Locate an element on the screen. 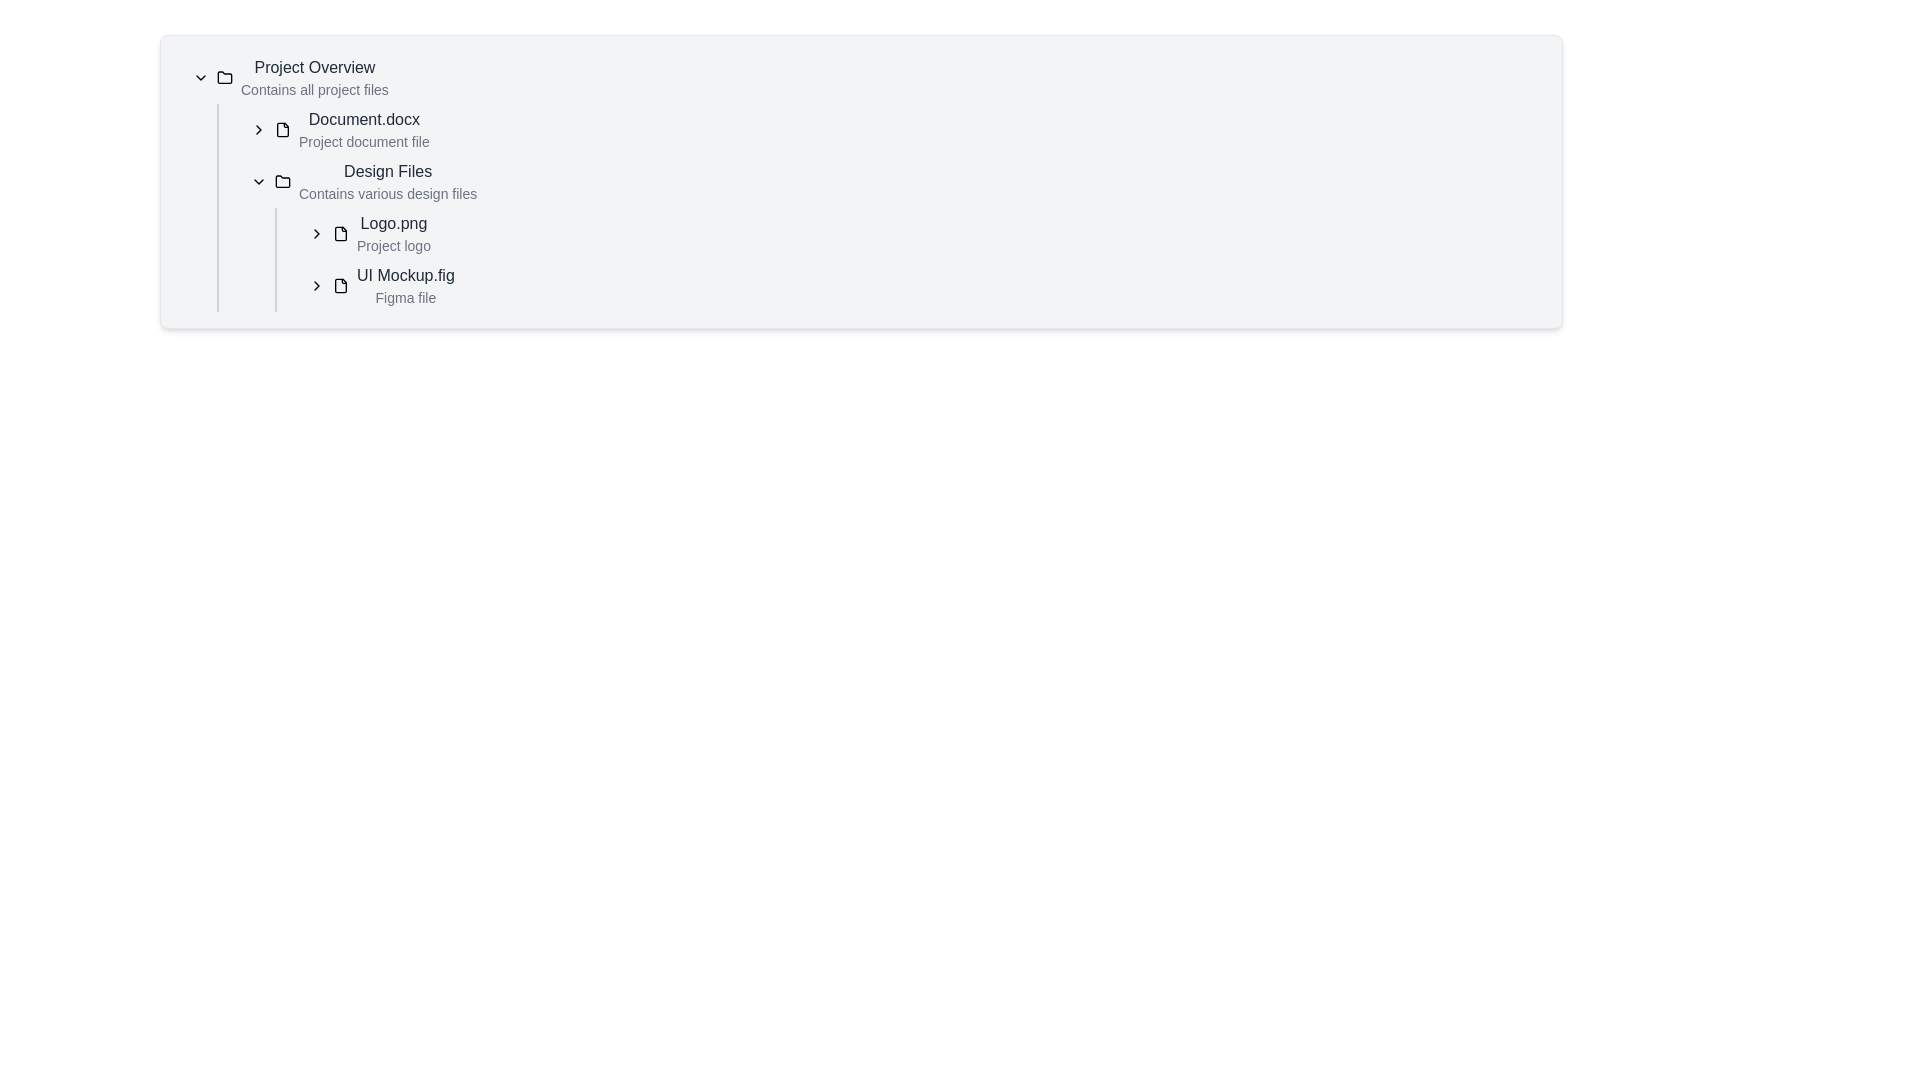 The height and width of the screenshot is (1080, 1920). the right-pointing arrow icon that is positioned to the left of the text 'Logo.png' is located at coordinates (315, 233).